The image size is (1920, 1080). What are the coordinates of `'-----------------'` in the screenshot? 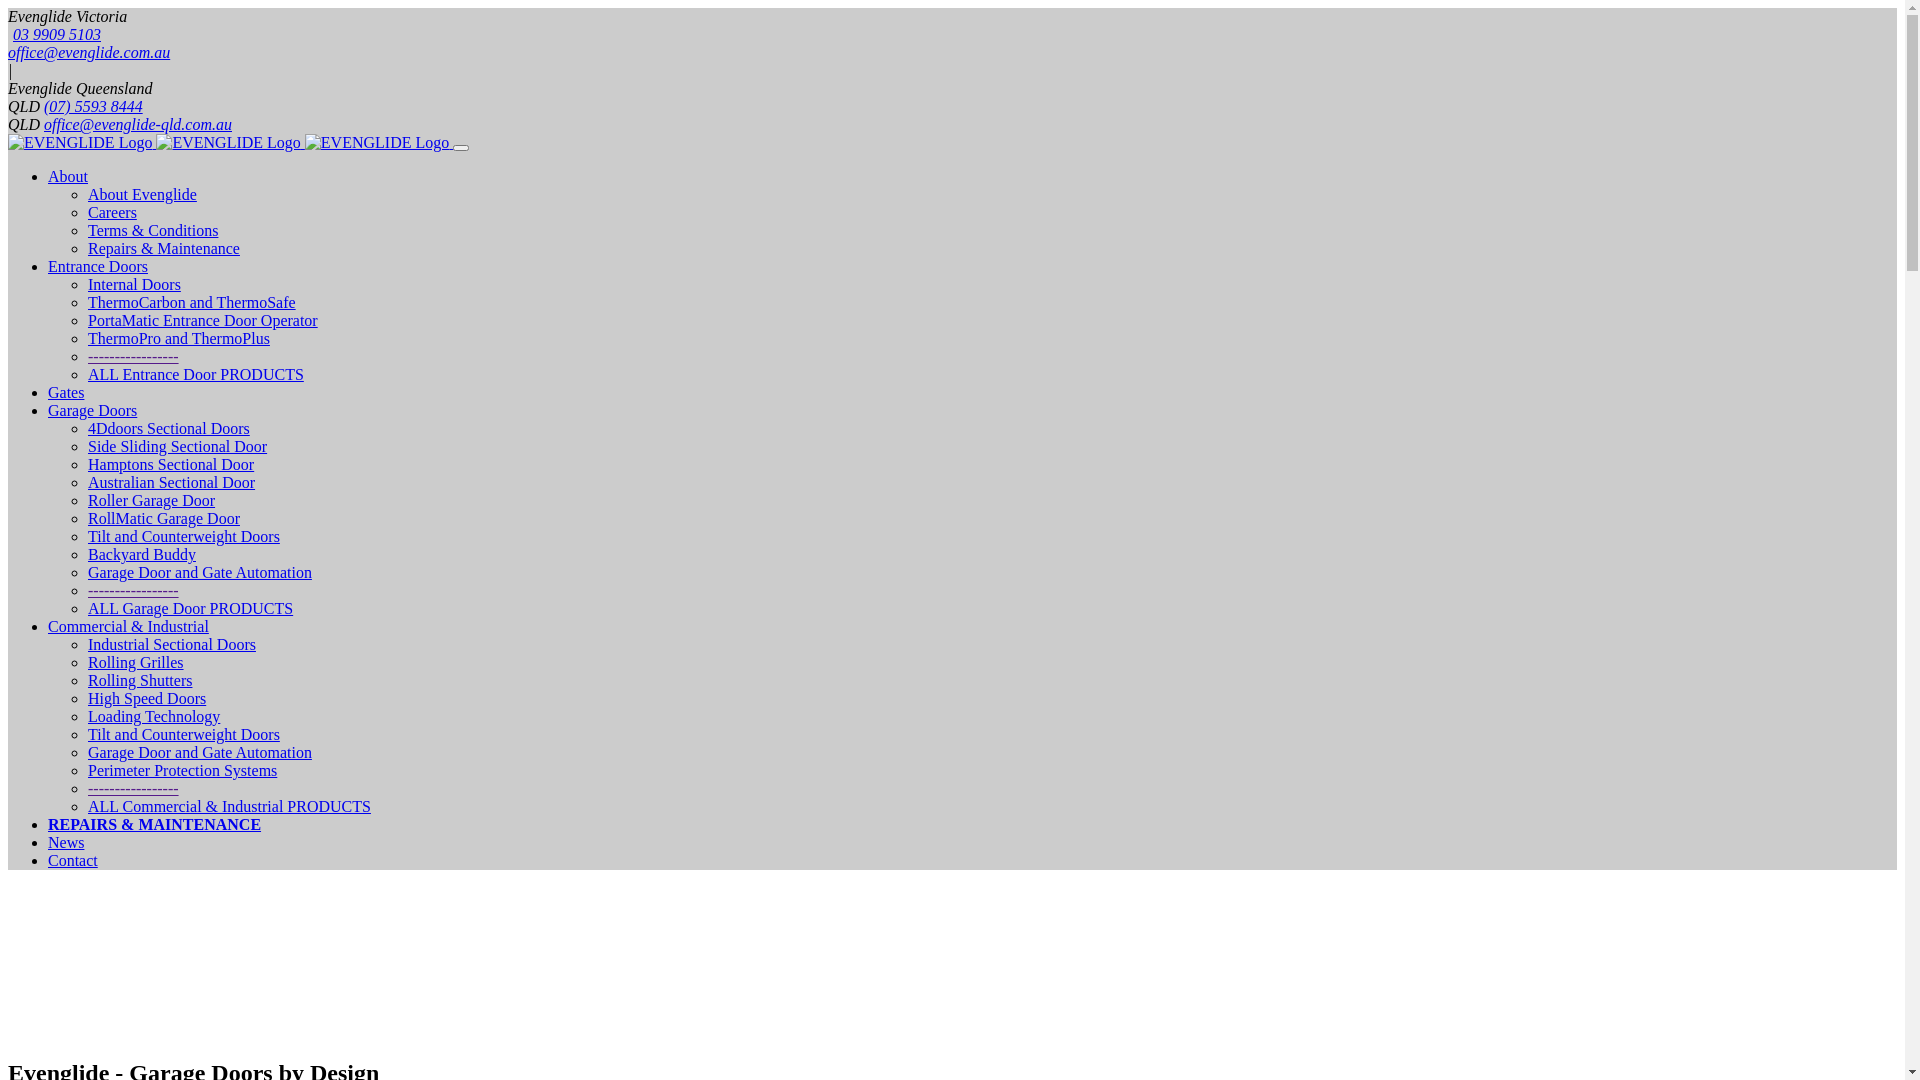 It's located at (86, 355).